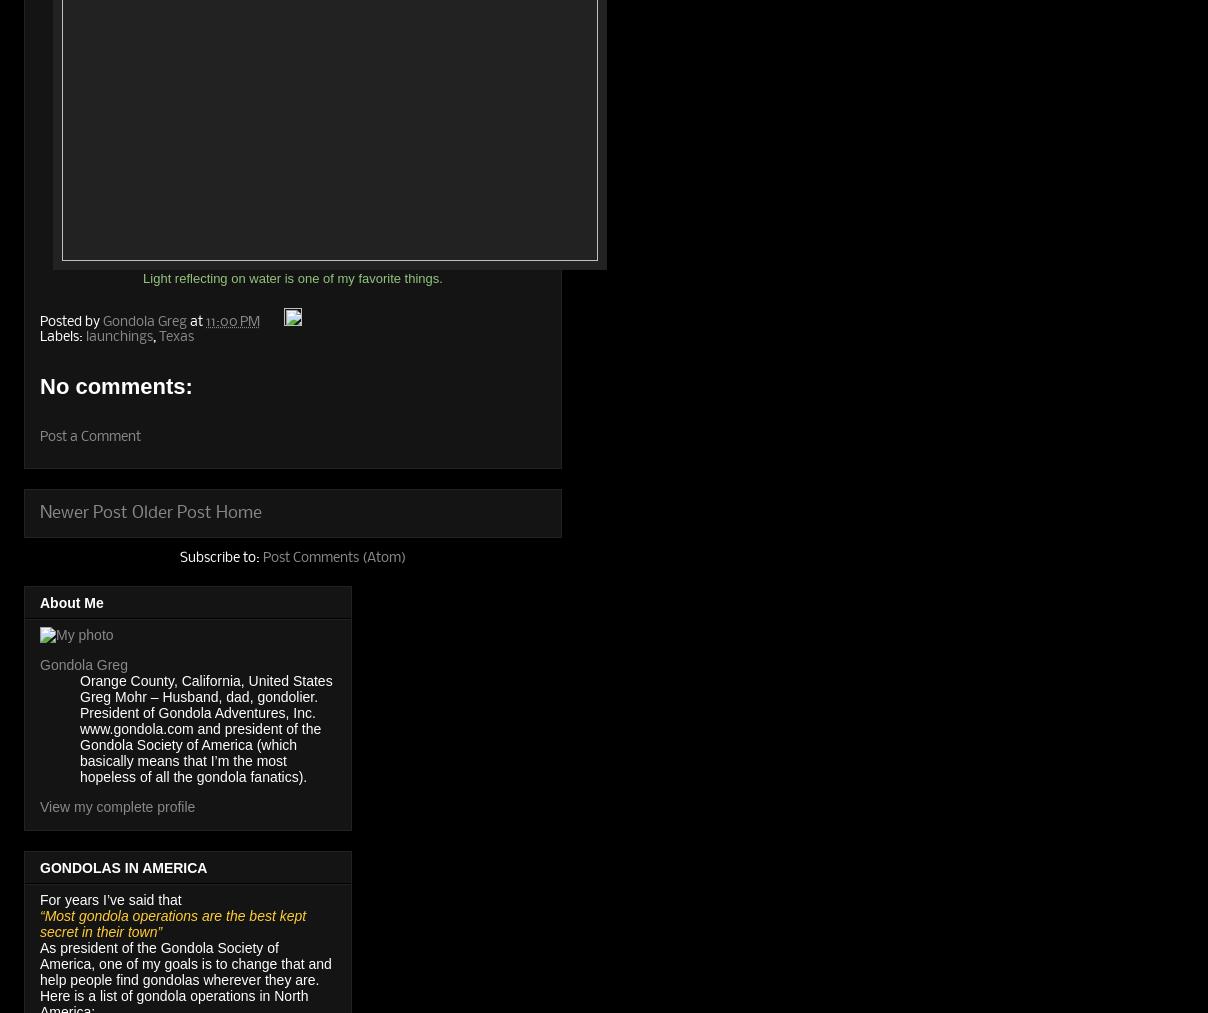 The height and width of the screenshot is (1013, 1208). I want to click on 'Light reflecting on water is one of my favorite things.', so click(292, 276).